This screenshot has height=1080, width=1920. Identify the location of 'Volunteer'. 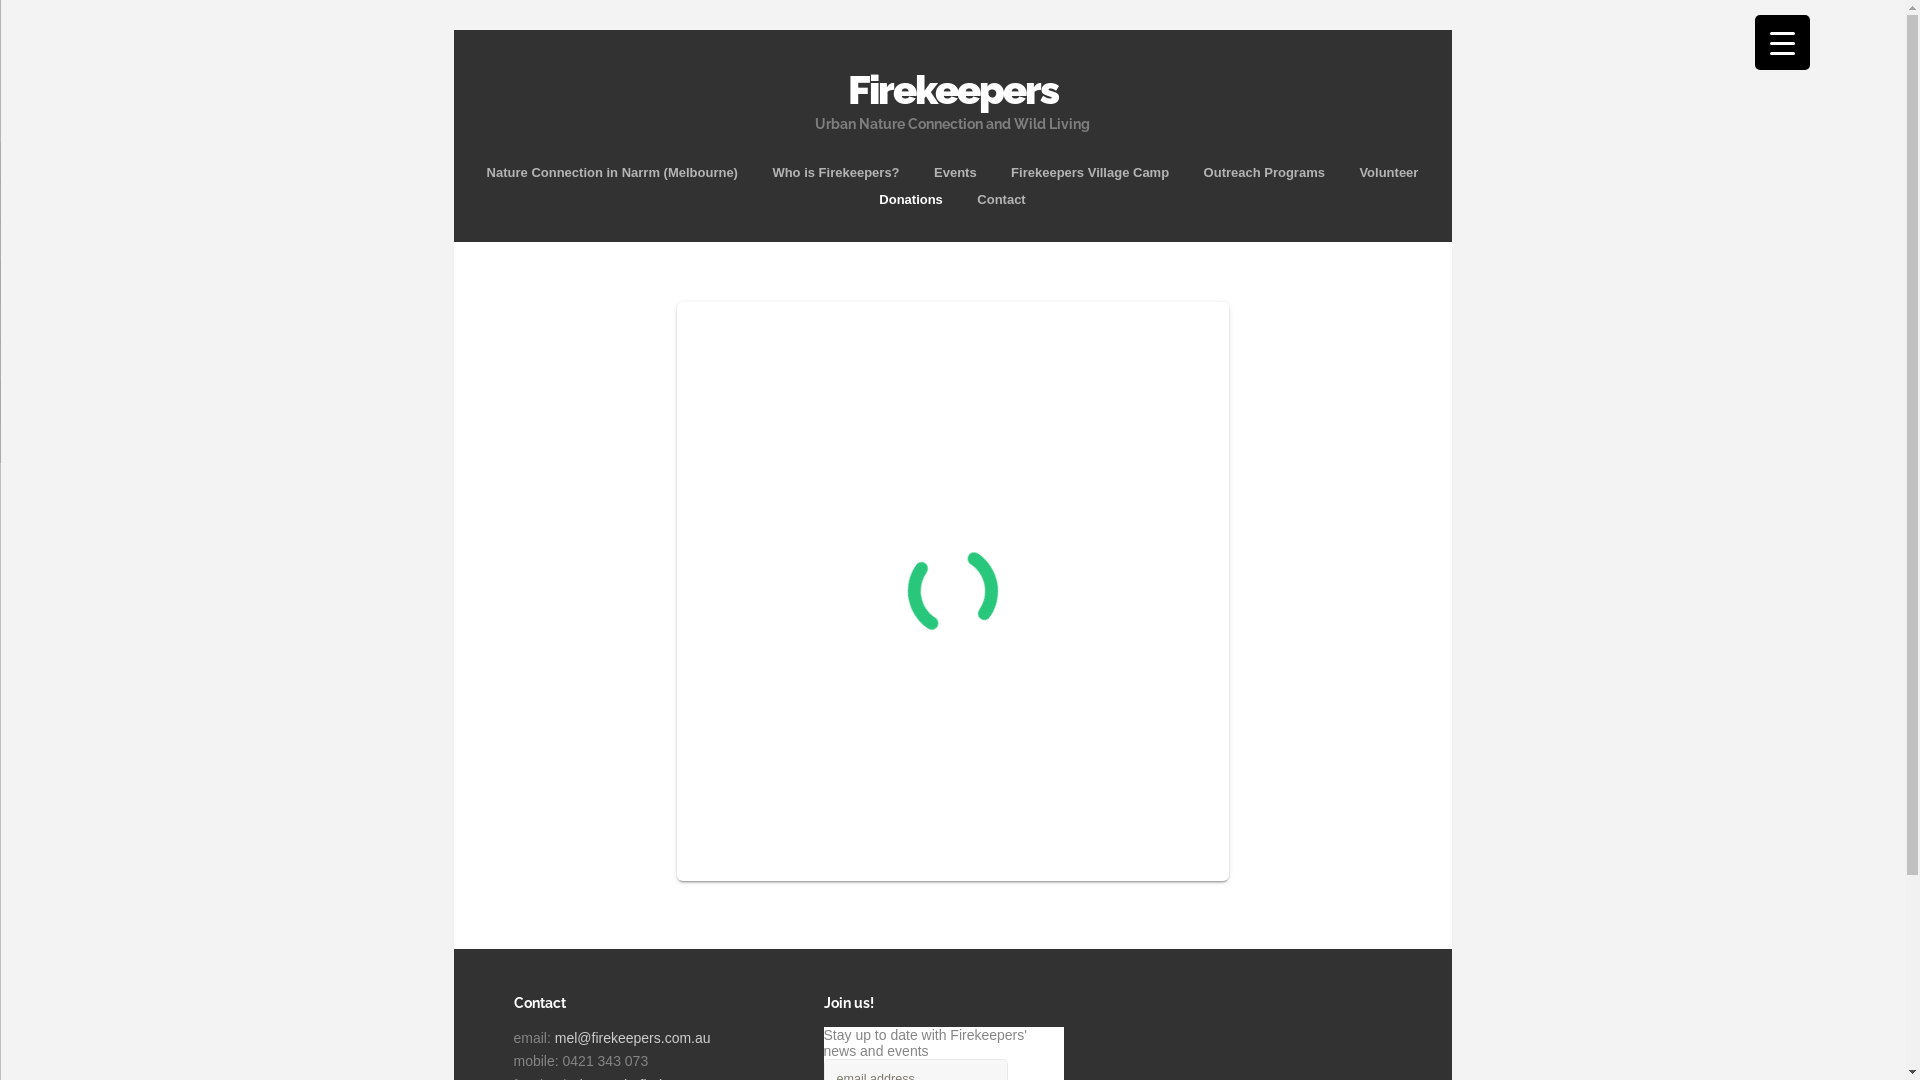
(1387, 171).